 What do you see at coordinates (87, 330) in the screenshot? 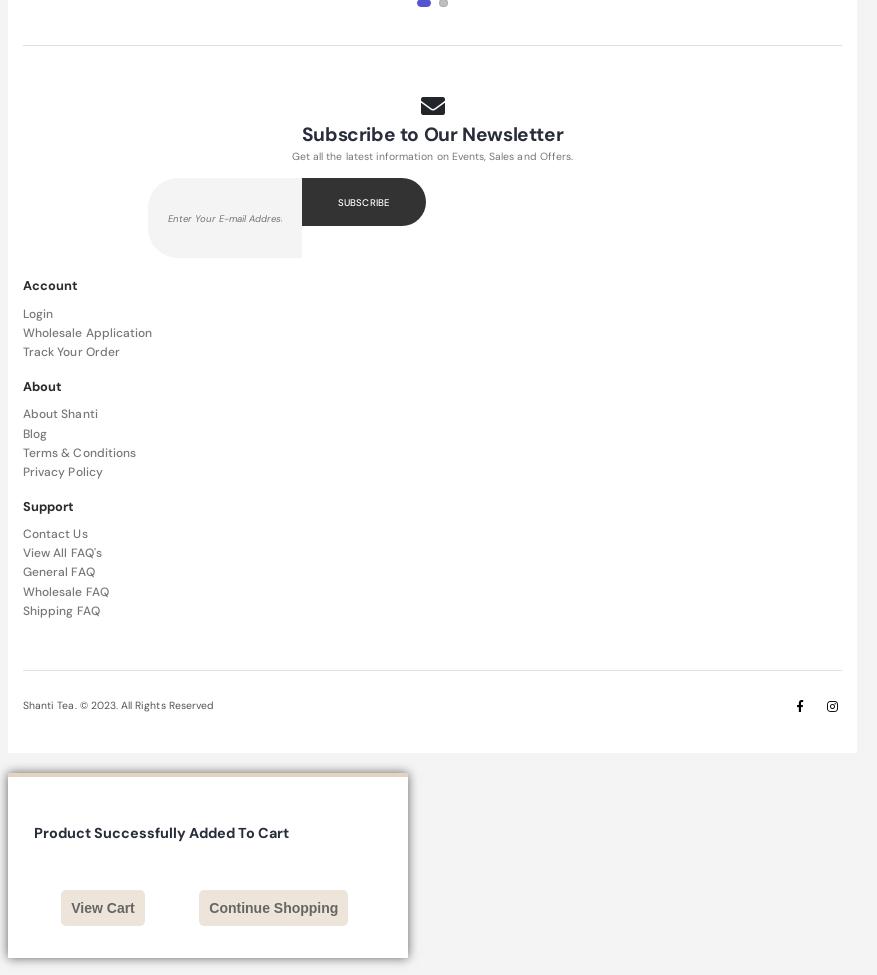
I see `'Wholesale Application'` at bounding box center [87, 330].